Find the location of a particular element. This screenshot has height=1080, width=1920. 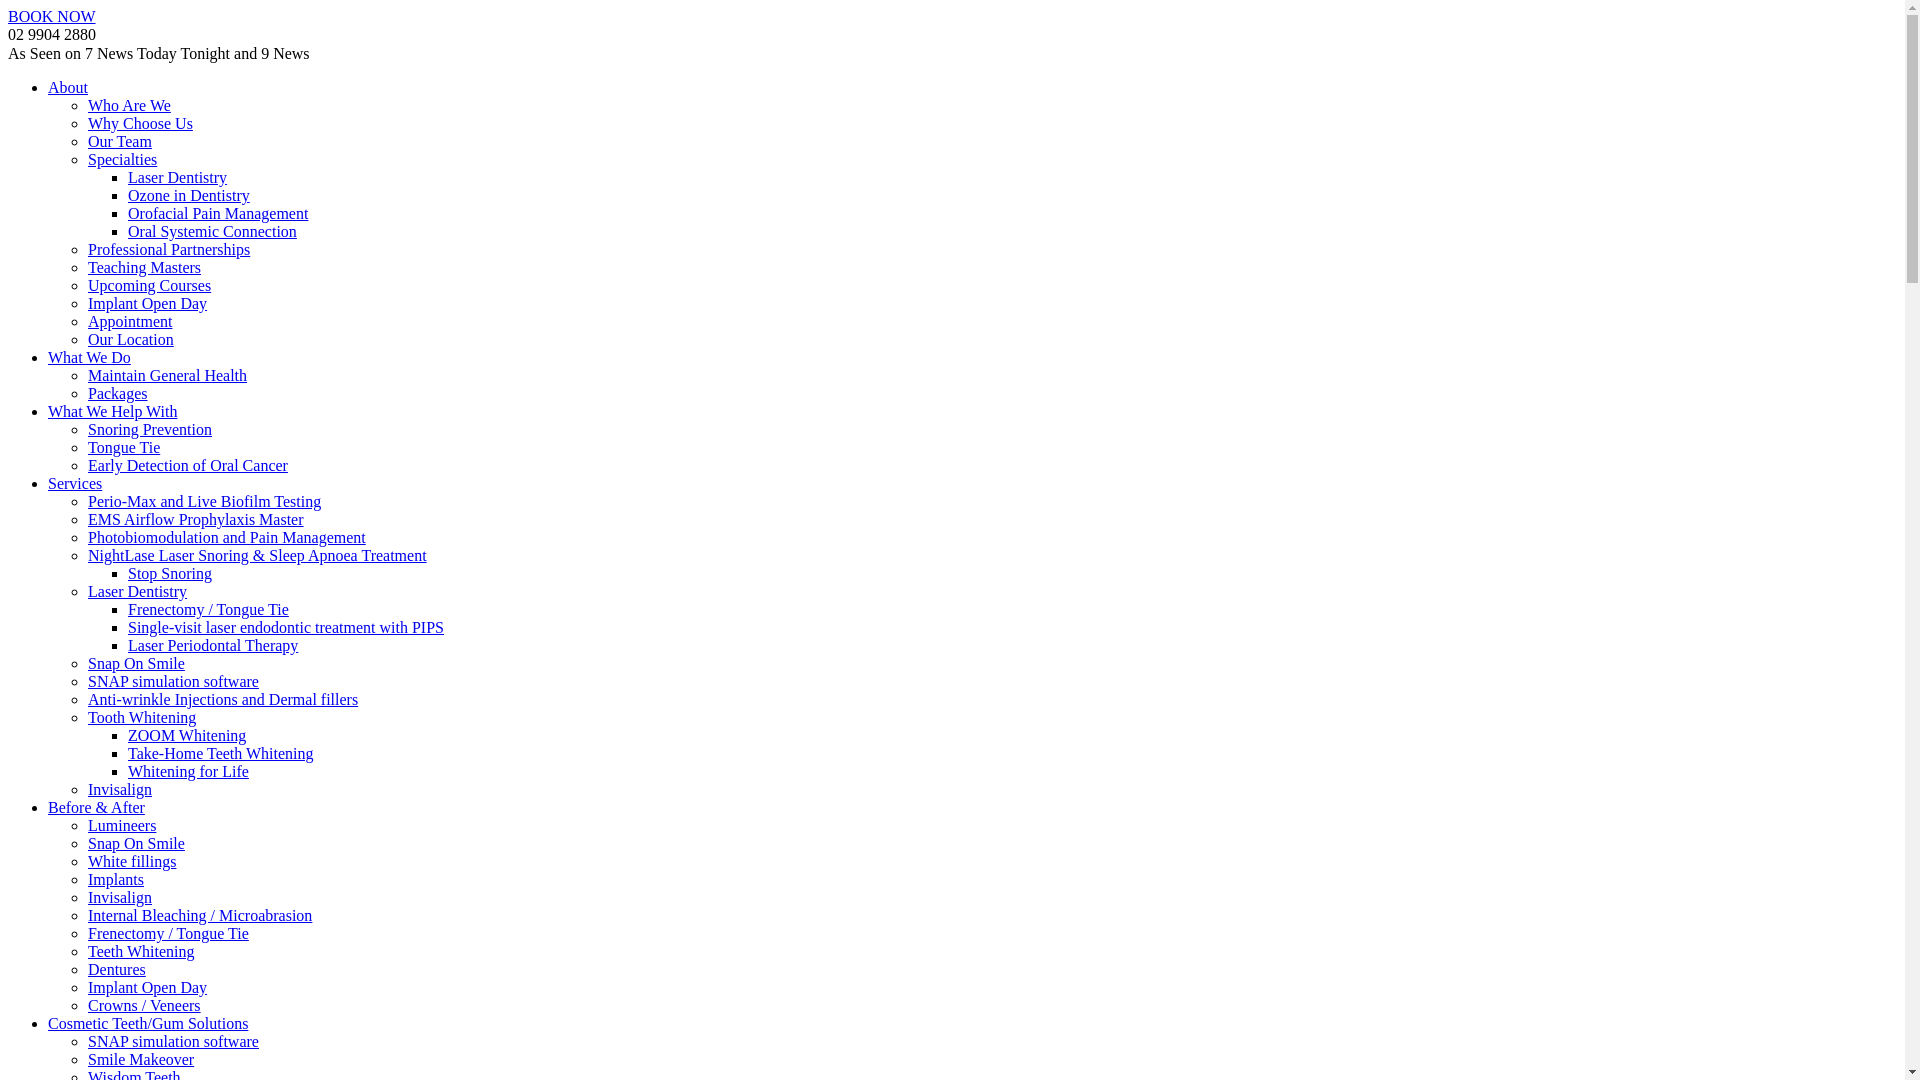

'Specialties' is located at coordinates (86, 158).